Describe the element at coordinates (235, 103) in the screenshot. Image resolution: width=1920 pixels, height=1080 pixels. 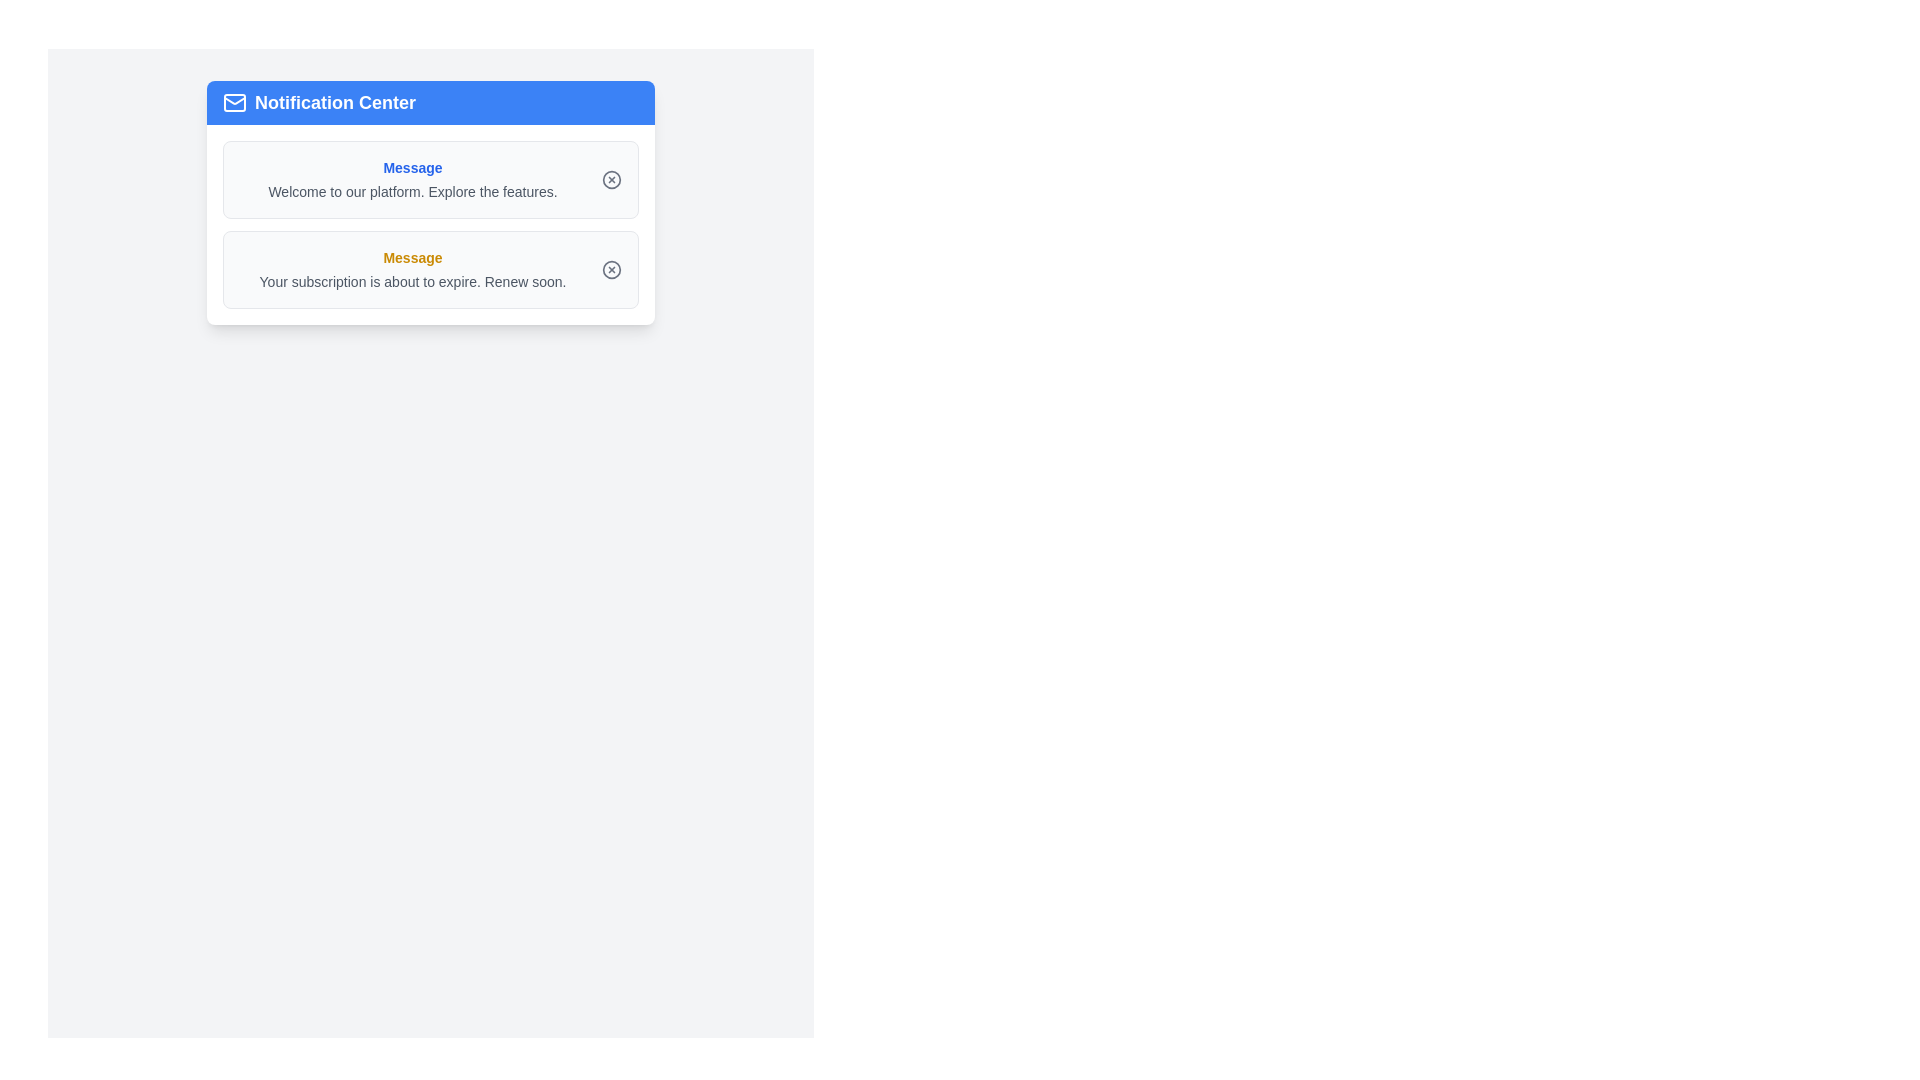
I see `the minimalist envelope icon located at the top left corner of the 'Notification Center' header bar, positioned before the text label 'Notification Center'` at that location.